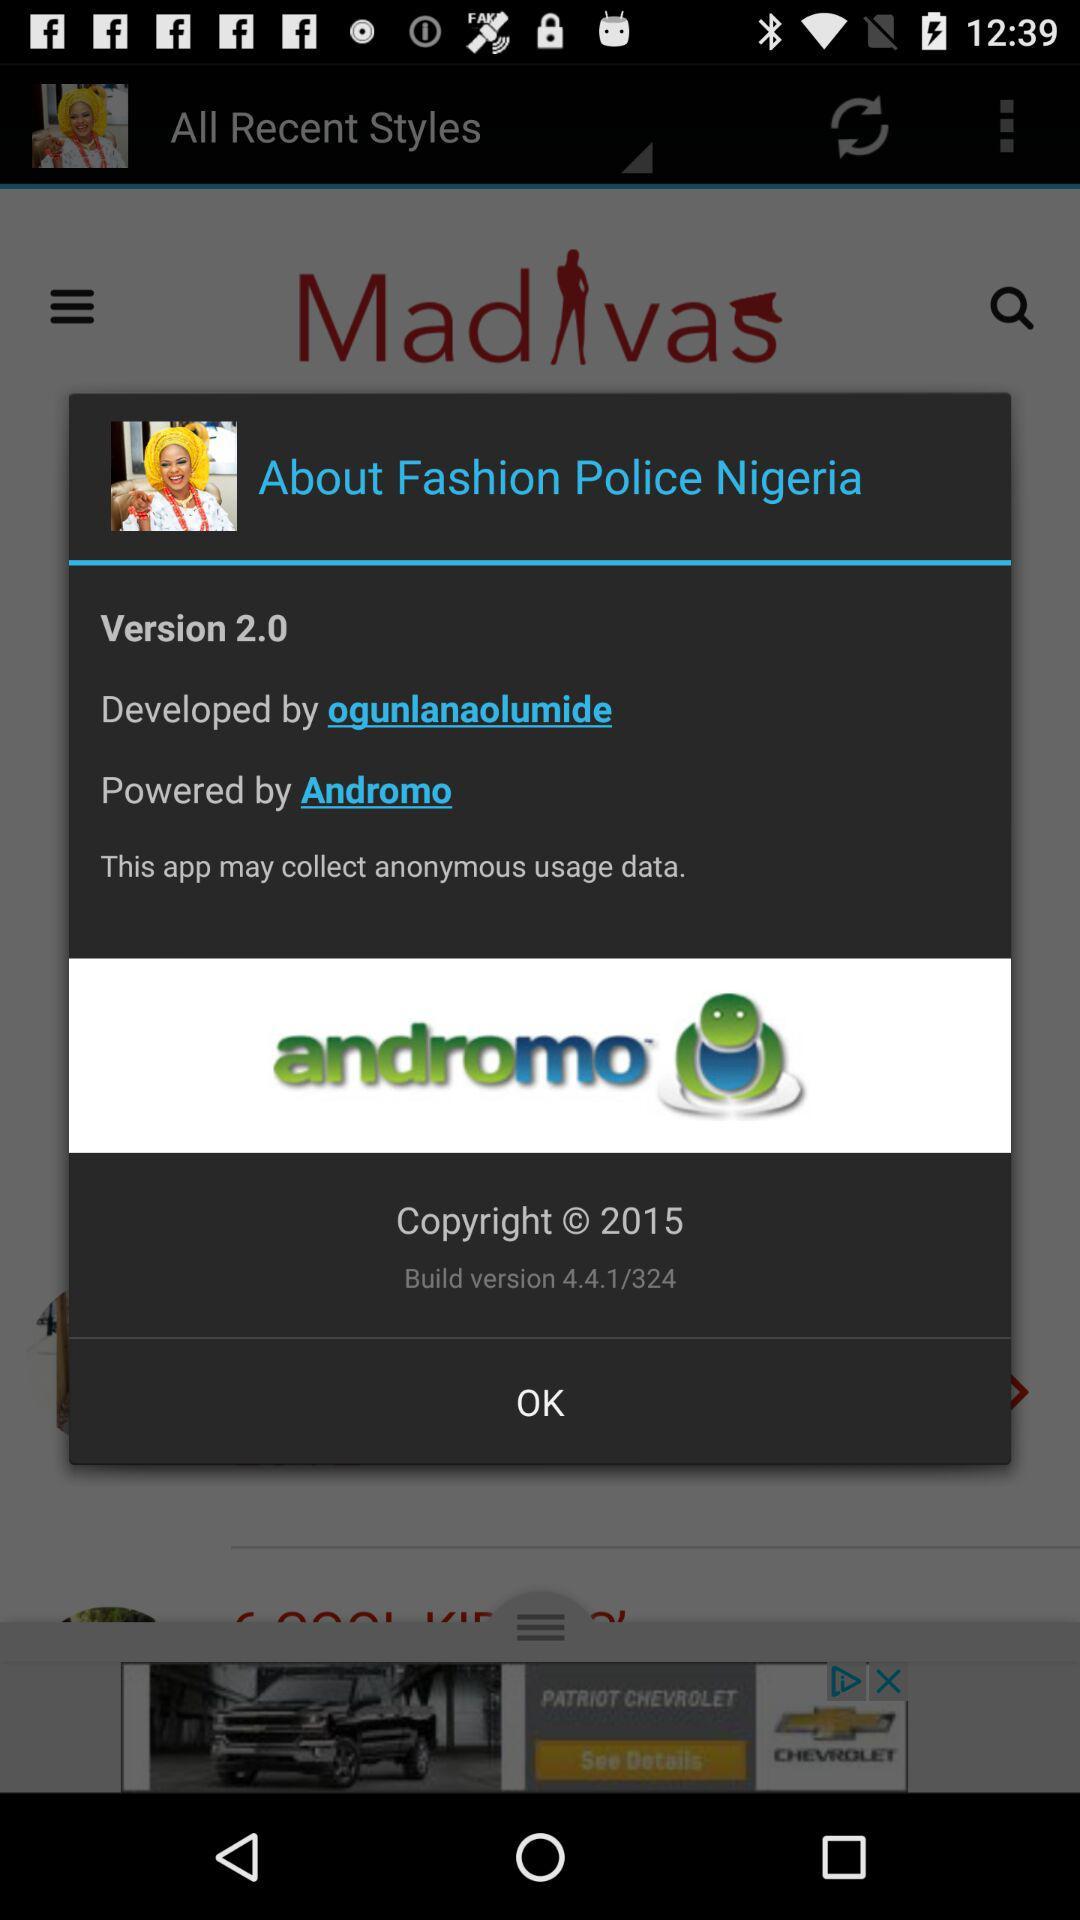 The width and height of the screenshot is (1080, 1920). I want to click on link, so click(538, 1054).